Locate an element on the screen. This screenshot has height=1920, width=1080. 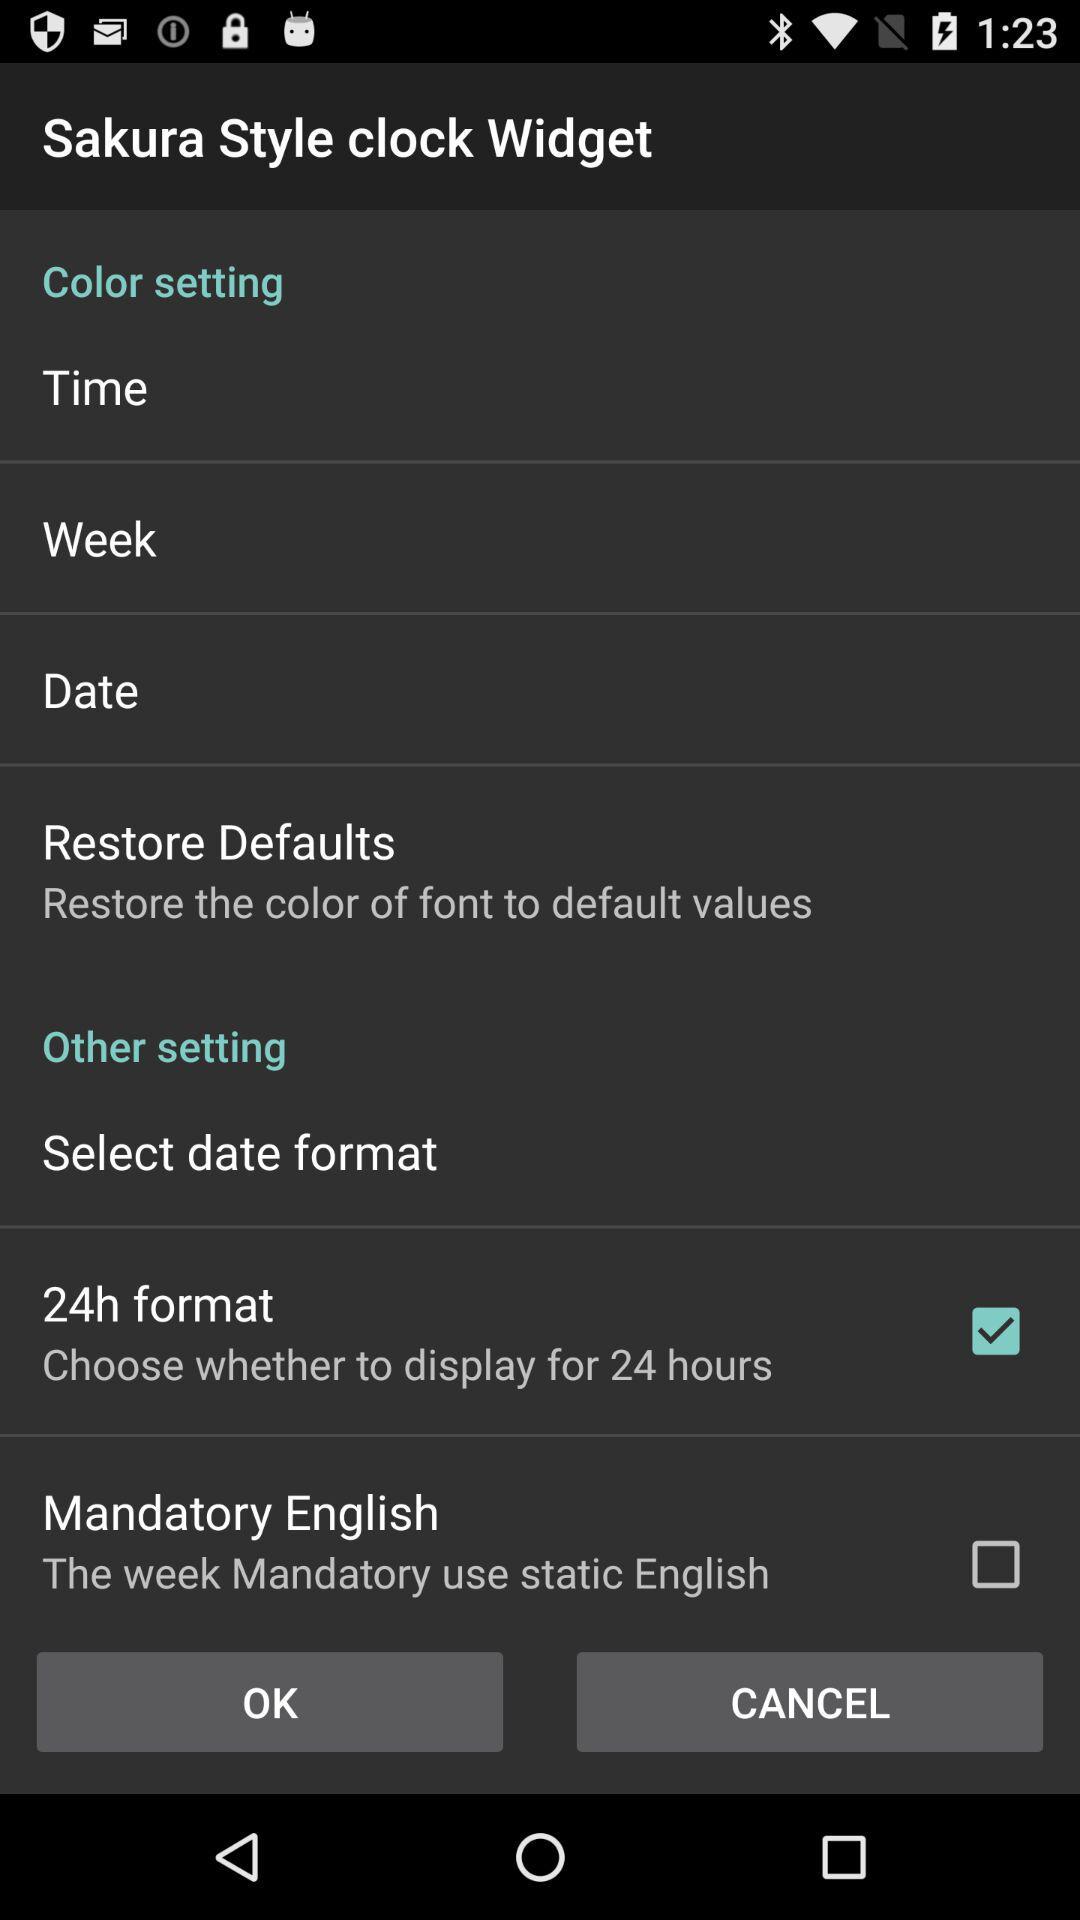
the app below the color setting icon is located at coordinates (94, 386).